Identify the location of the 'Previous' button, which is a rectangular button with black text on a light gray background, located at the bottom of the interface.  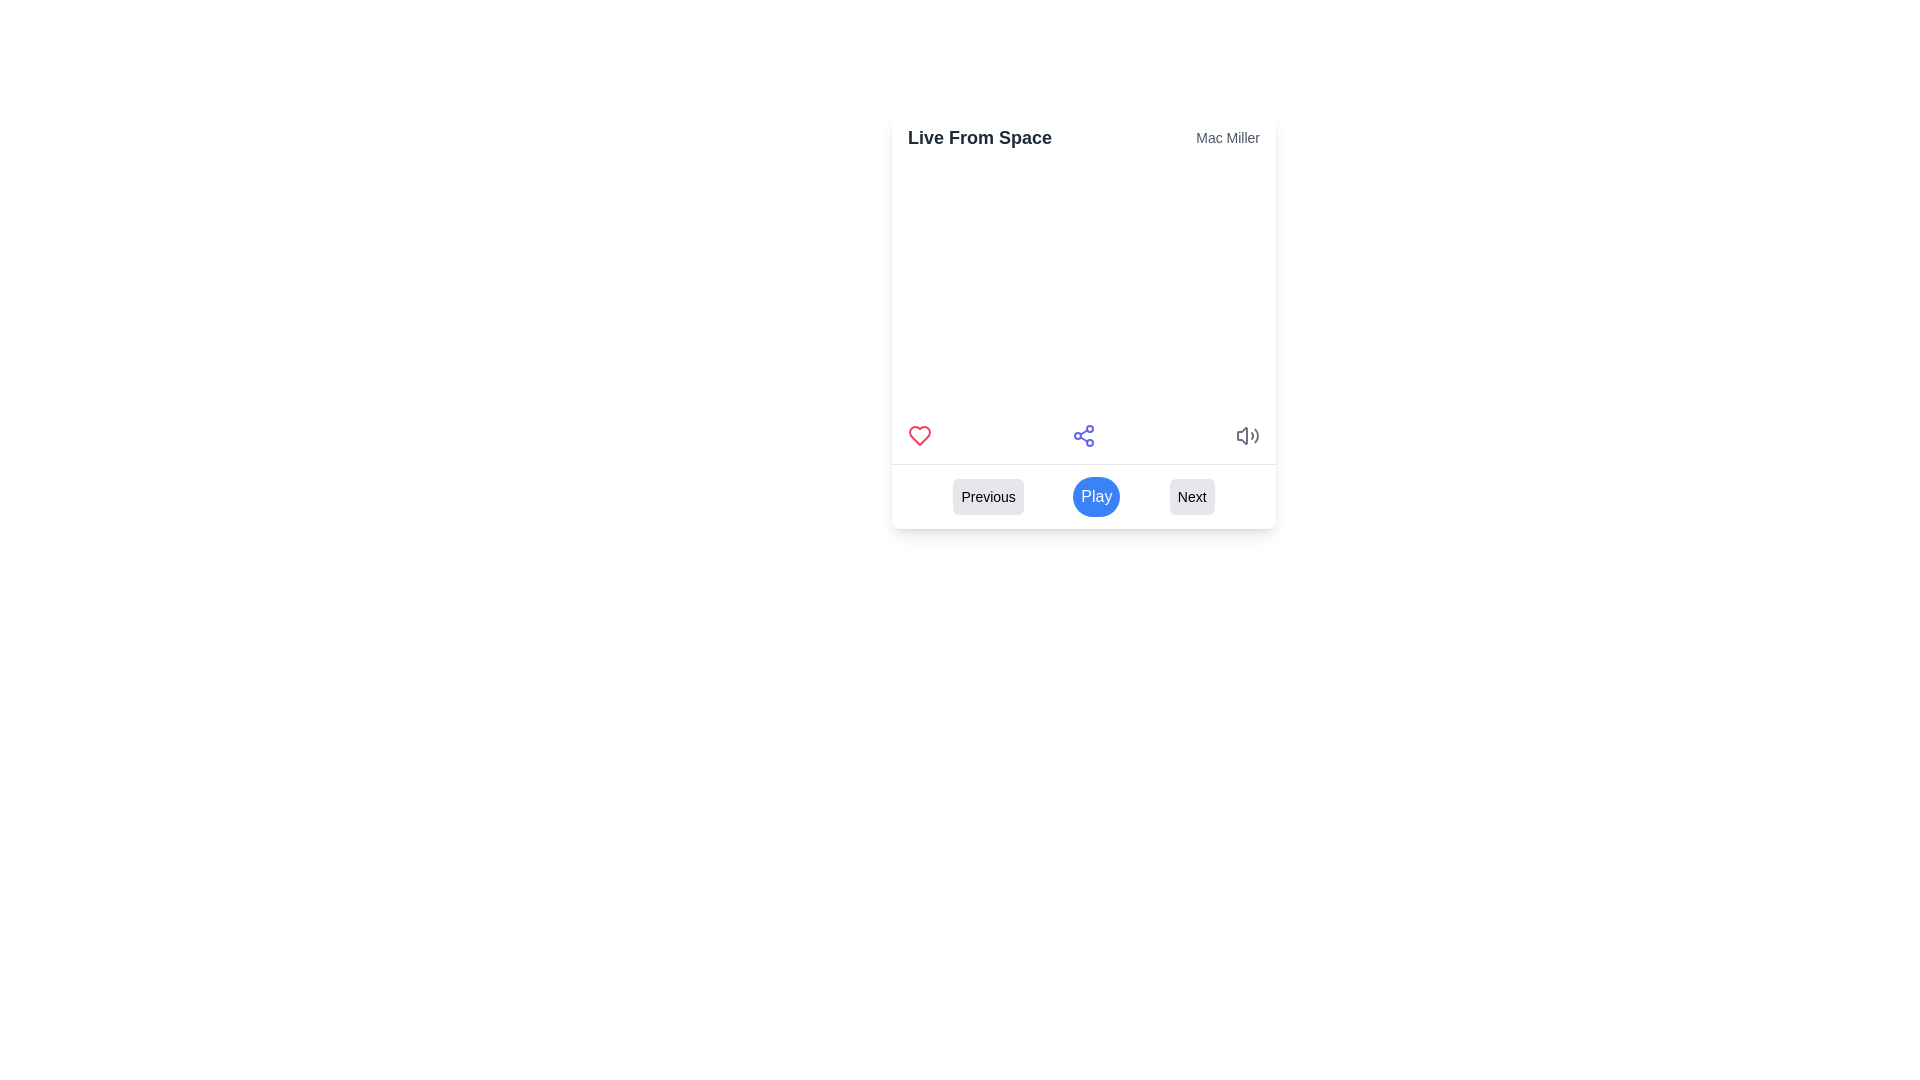
(988, 496).